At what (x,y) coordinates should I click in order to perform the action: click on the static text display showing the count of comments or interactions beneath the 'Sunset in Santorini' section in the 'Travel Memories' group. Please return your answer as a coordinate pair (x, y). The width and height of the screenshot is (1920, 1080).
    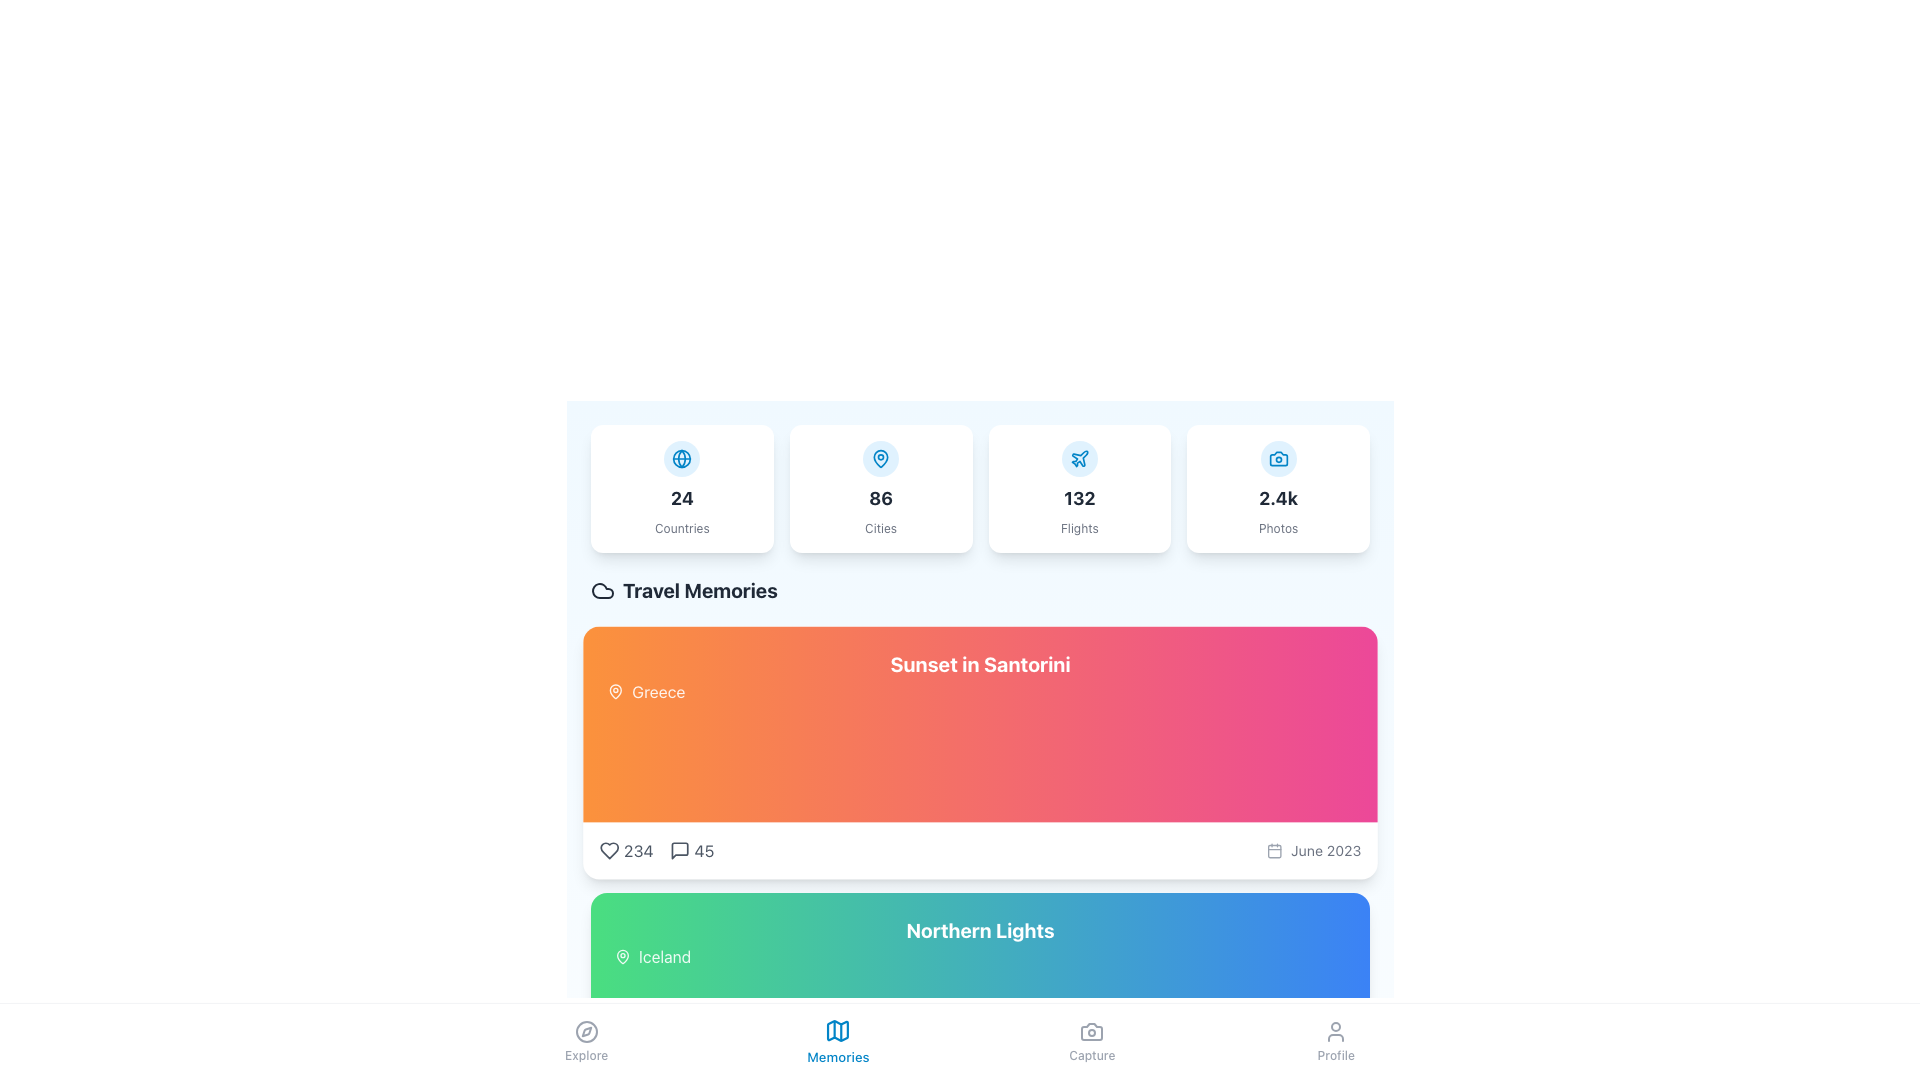
    Looking at the image, I should click on (704, 850).